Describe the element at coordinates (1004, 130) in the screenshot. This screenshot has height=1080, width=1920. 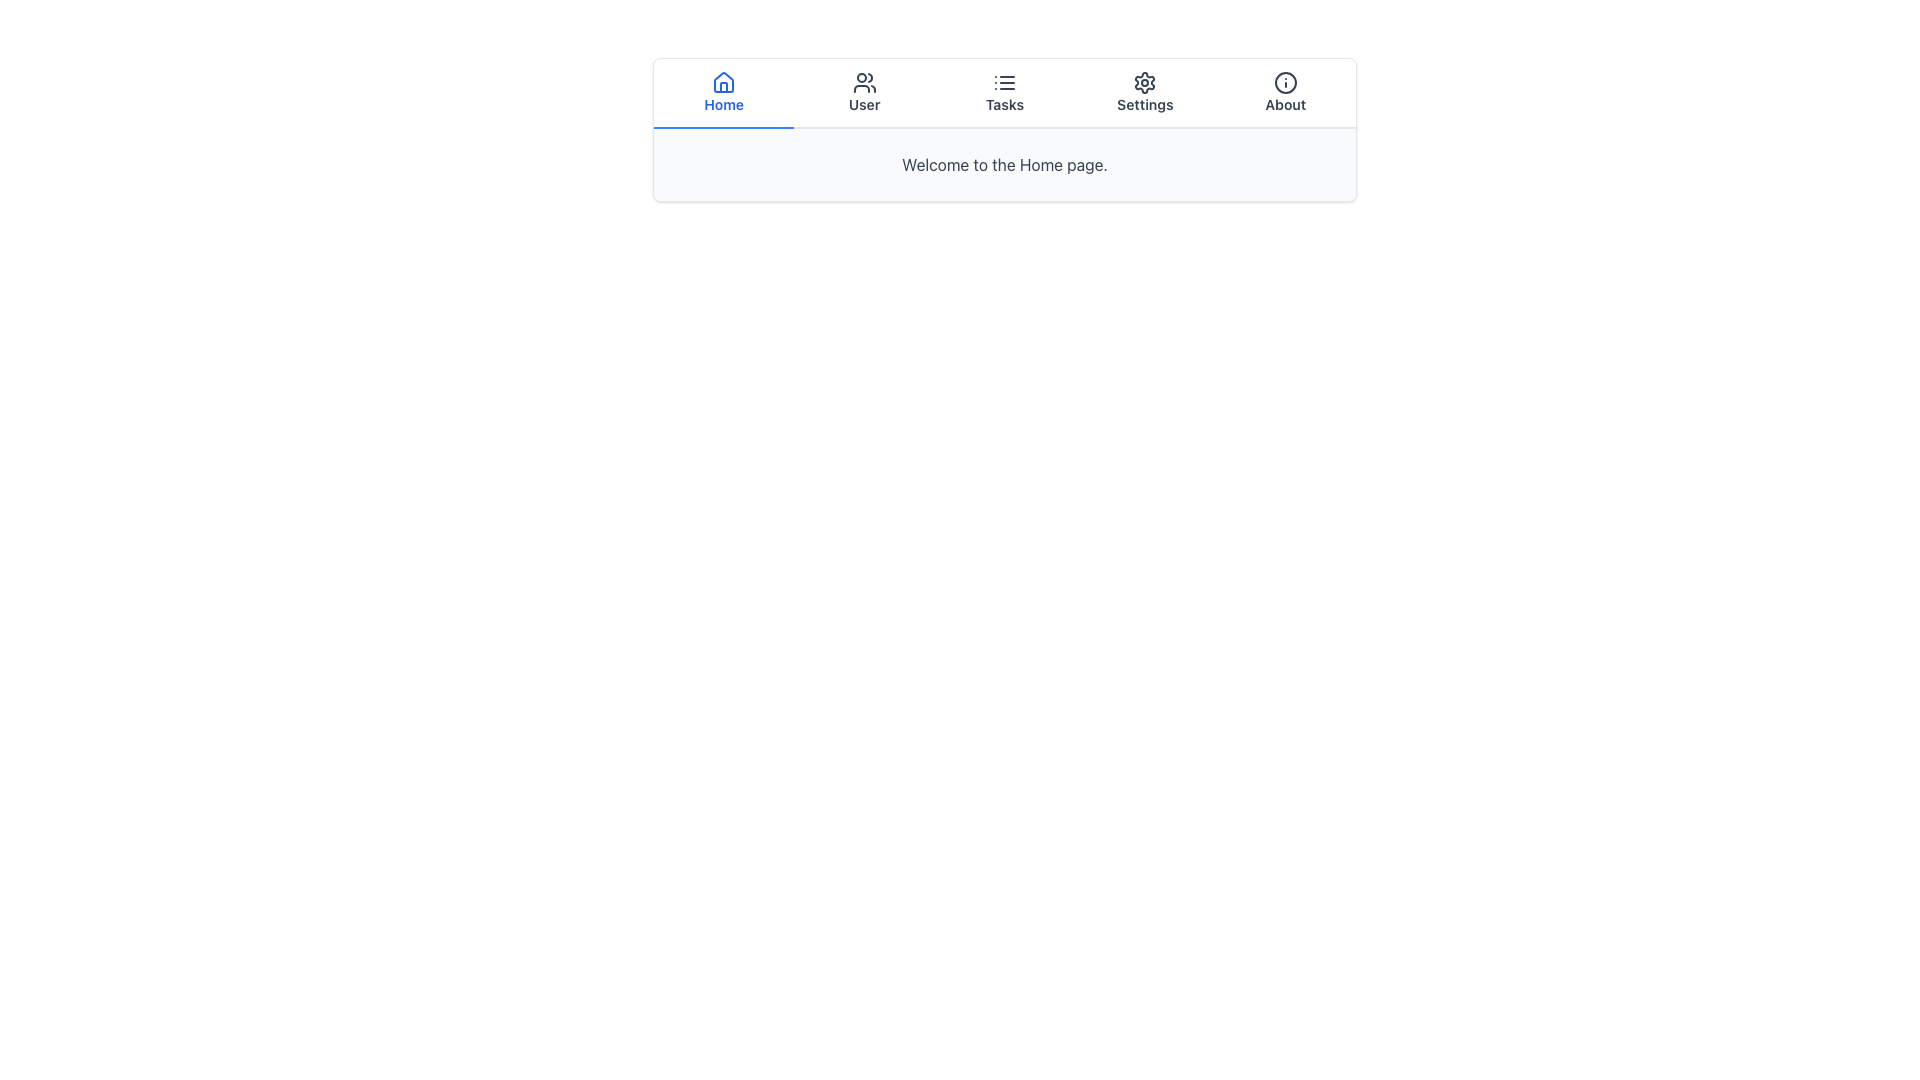
I see `a link within the navigational Card located at the top of the interface, which contains navigational buttons and a welcome message` at that location.